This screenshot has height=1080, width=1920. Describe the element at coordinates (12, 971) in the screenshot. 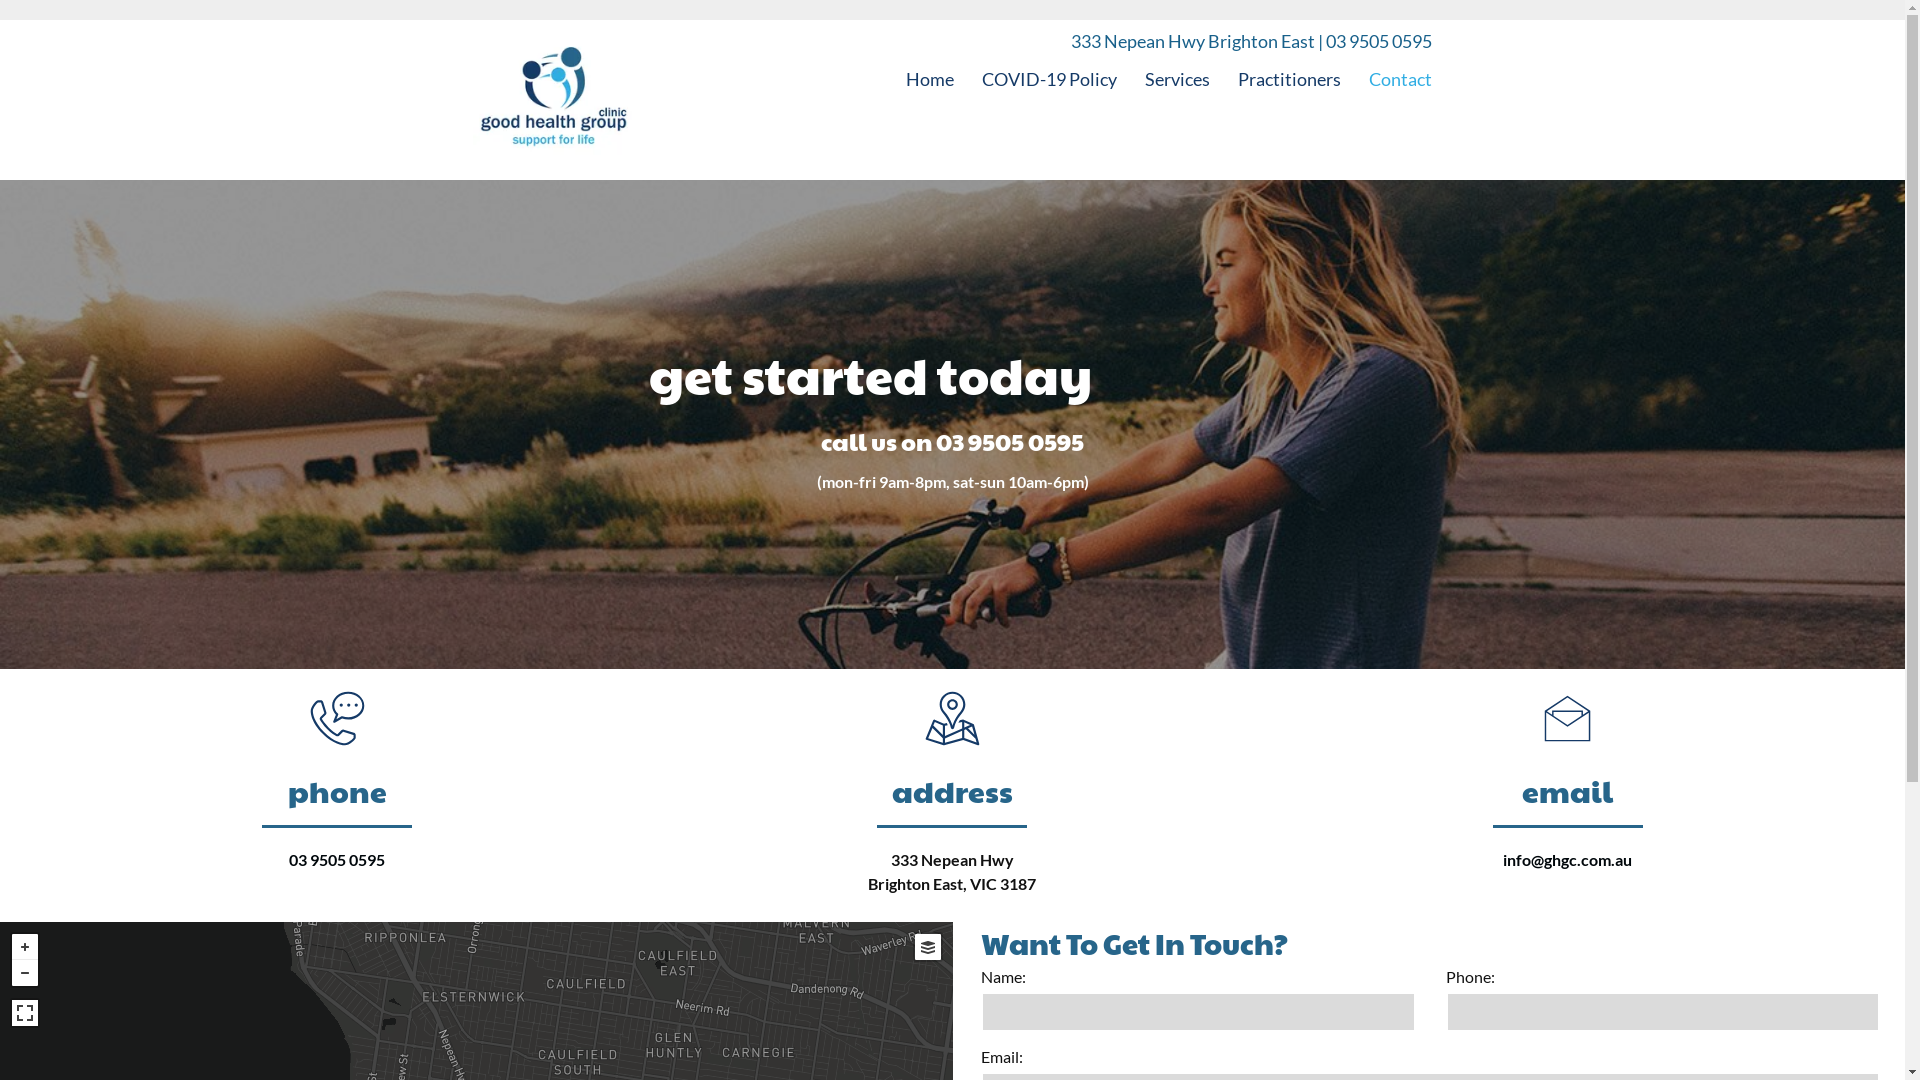

I see `'-'` at that location.